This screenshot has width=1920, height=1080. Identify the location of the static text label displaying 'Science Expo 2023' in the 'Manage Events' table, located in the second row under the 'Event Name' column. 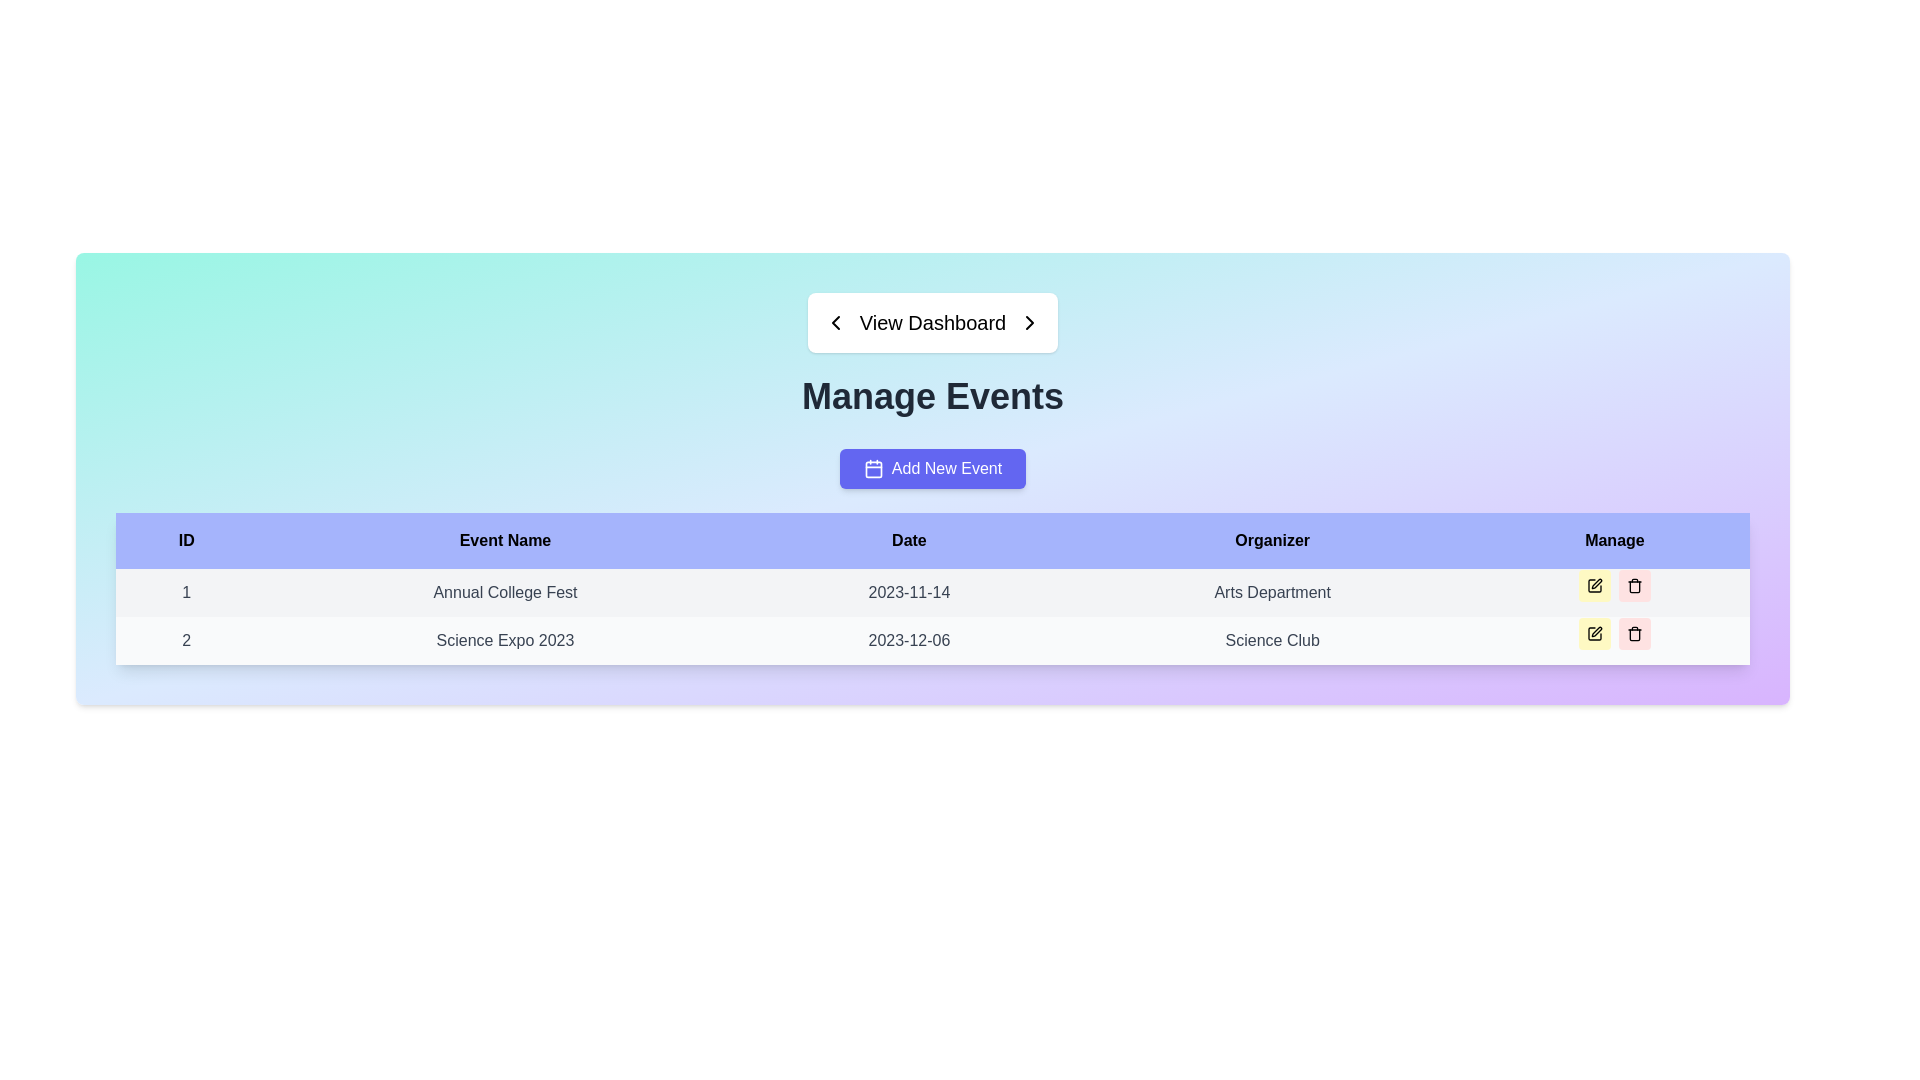
(505, 640).